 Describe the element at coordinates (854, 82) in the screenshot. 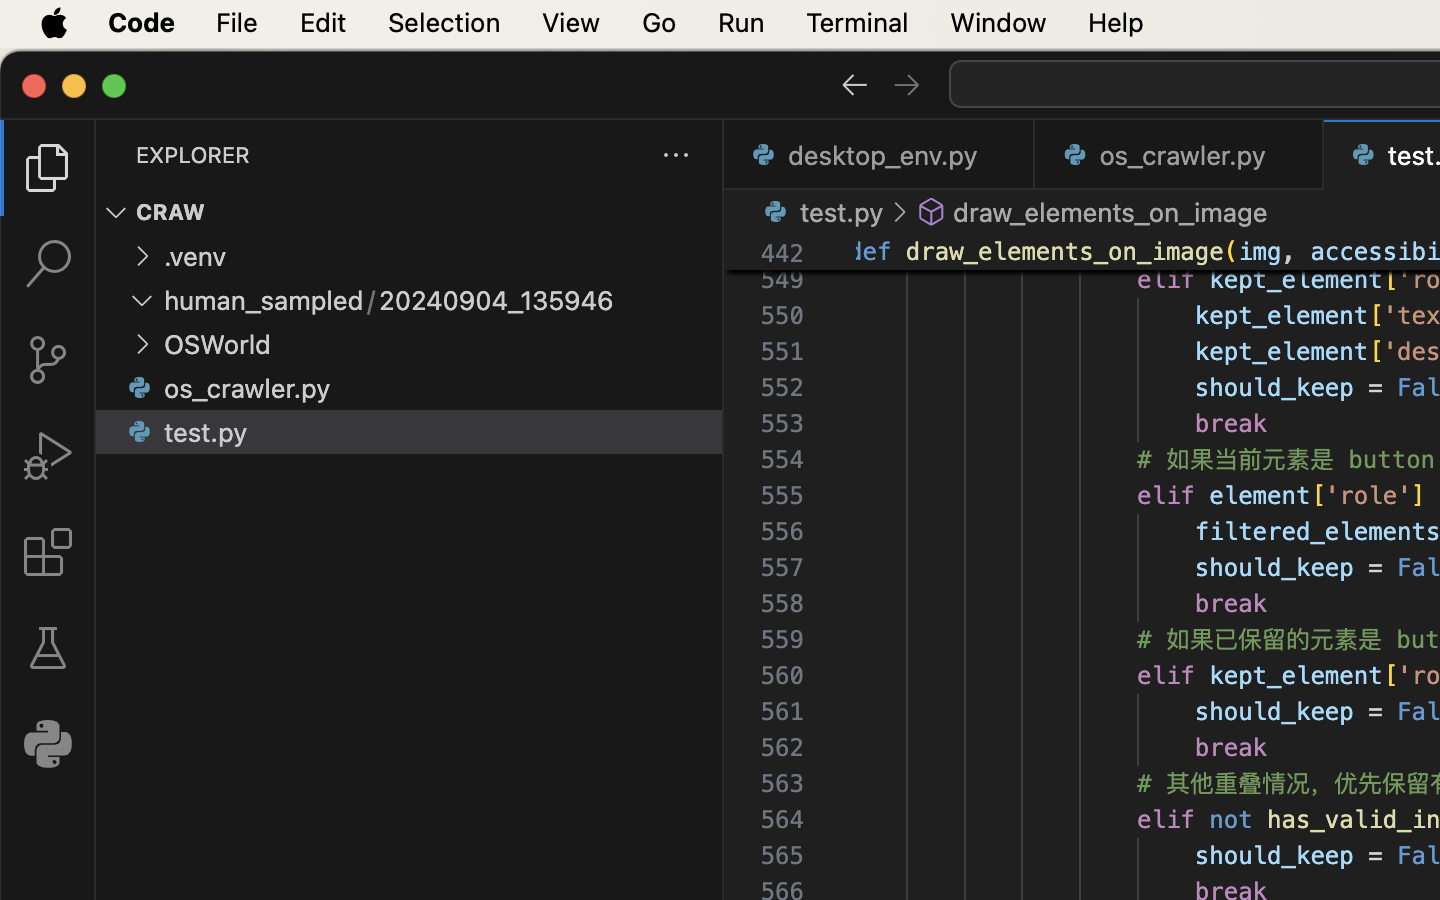

I see `''` at that location.